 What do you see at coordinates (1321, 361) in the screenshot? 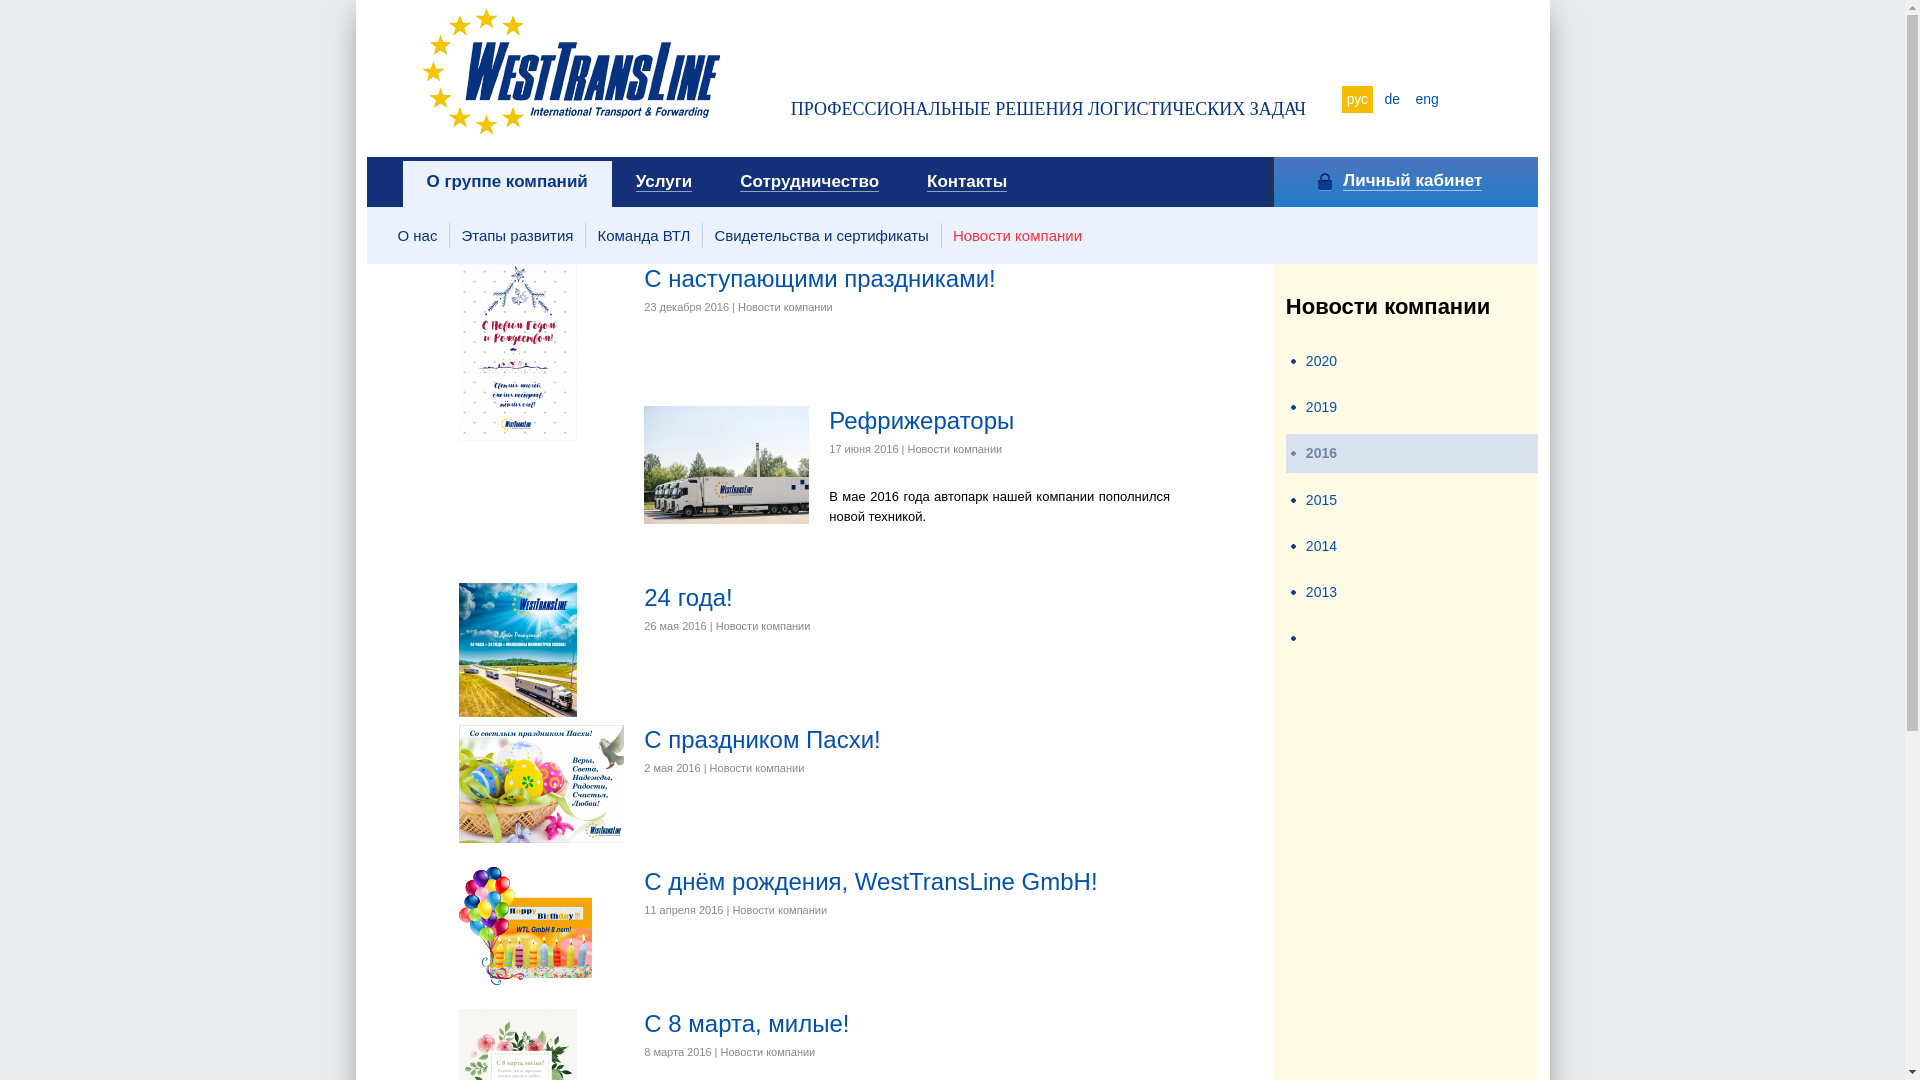
I see `'2020'` at bounding box center [1321, 361].